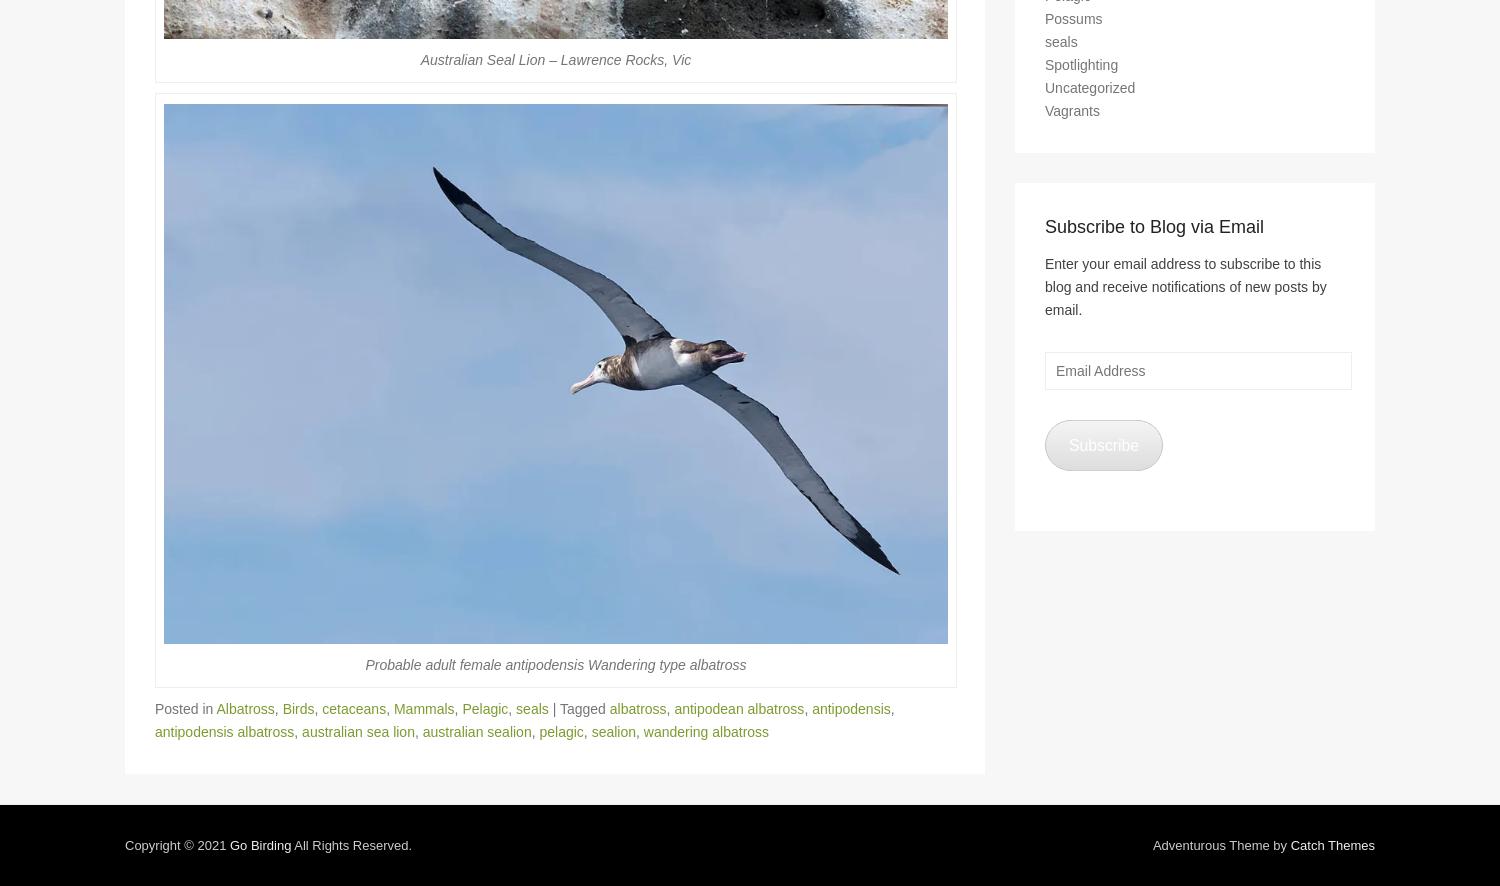 This screenshot has width=1500, height=886. What do you see at coordinates (475, 739) in the screenshot?
I see `'australian sealion'` at bounding box center [475, 739].